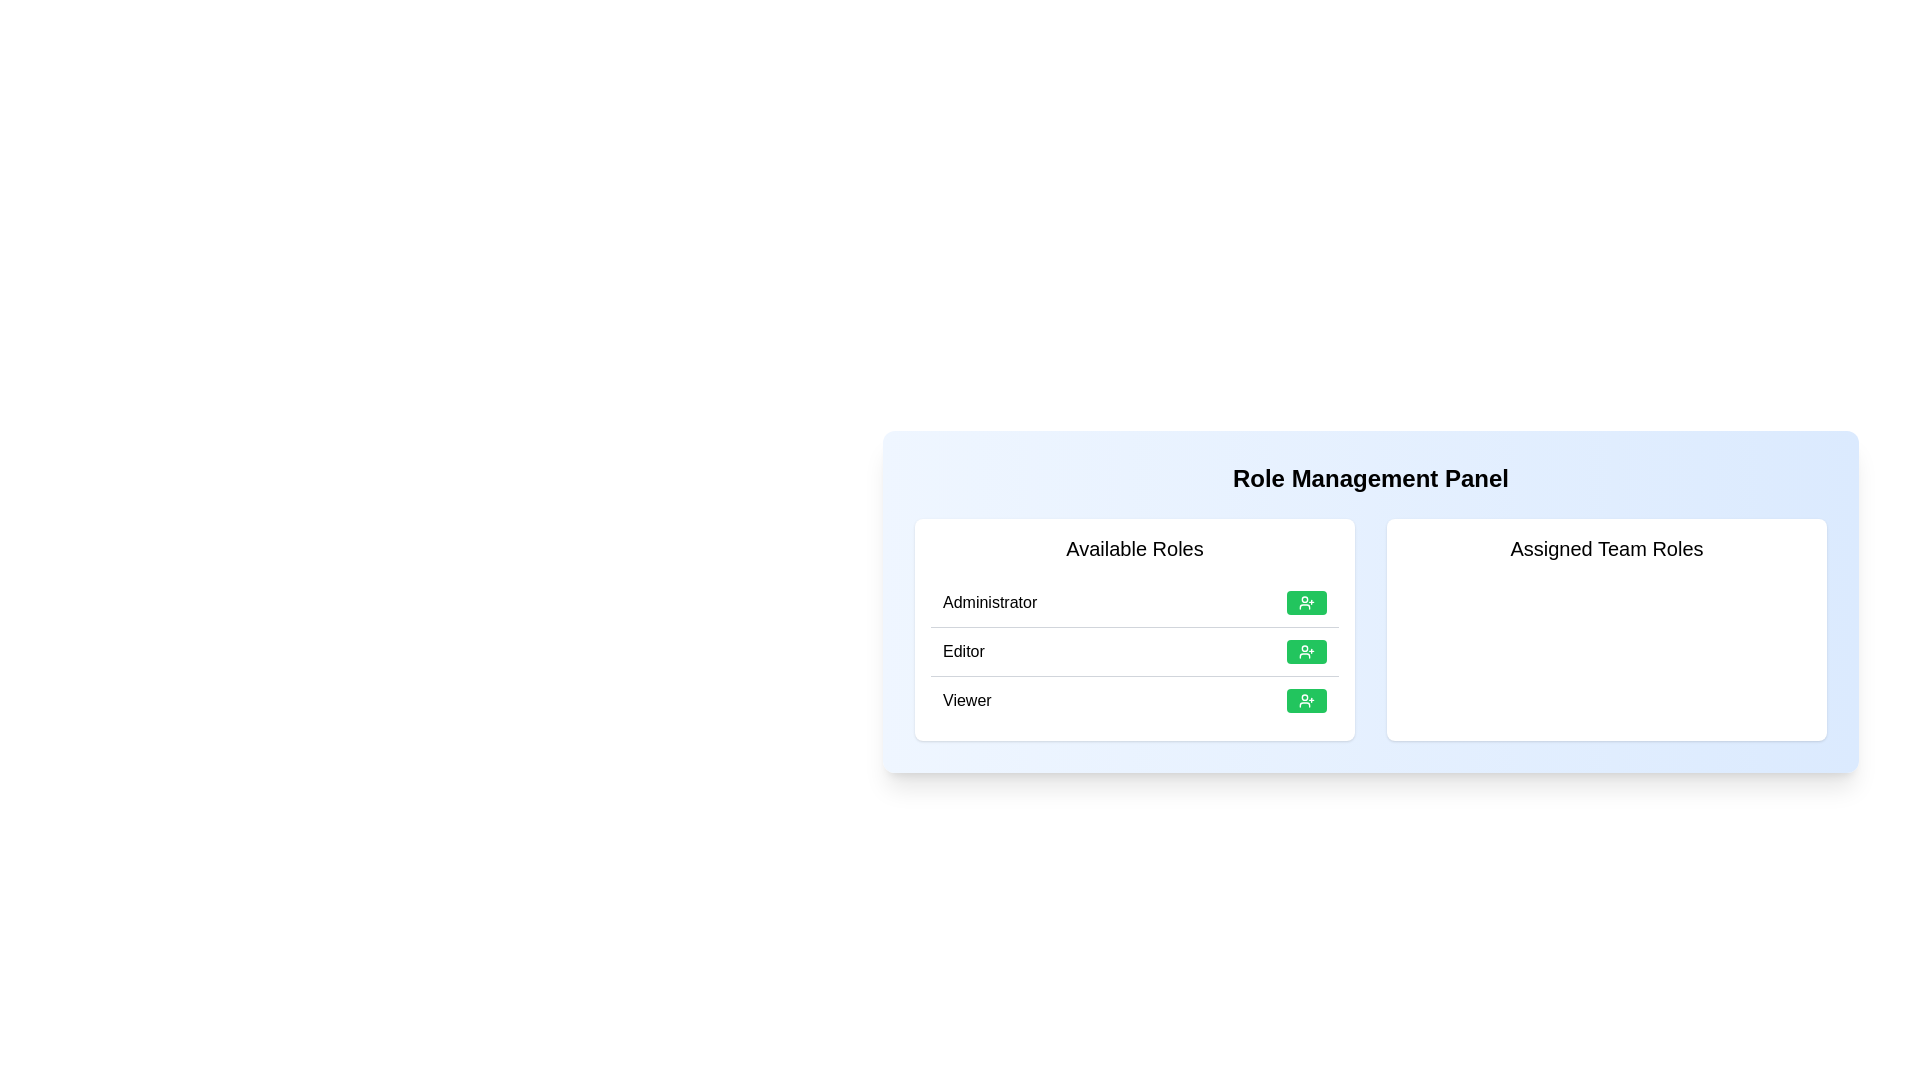 Image resolution: width=1920 pixels, height=1080 pixels. What do you see at coordinates (1306, 601) in the screenshot?
I see `green button next to the role 'Administrator' in the 'Available Roles' section to assign it to the team` at bounding box center [1306, 601].